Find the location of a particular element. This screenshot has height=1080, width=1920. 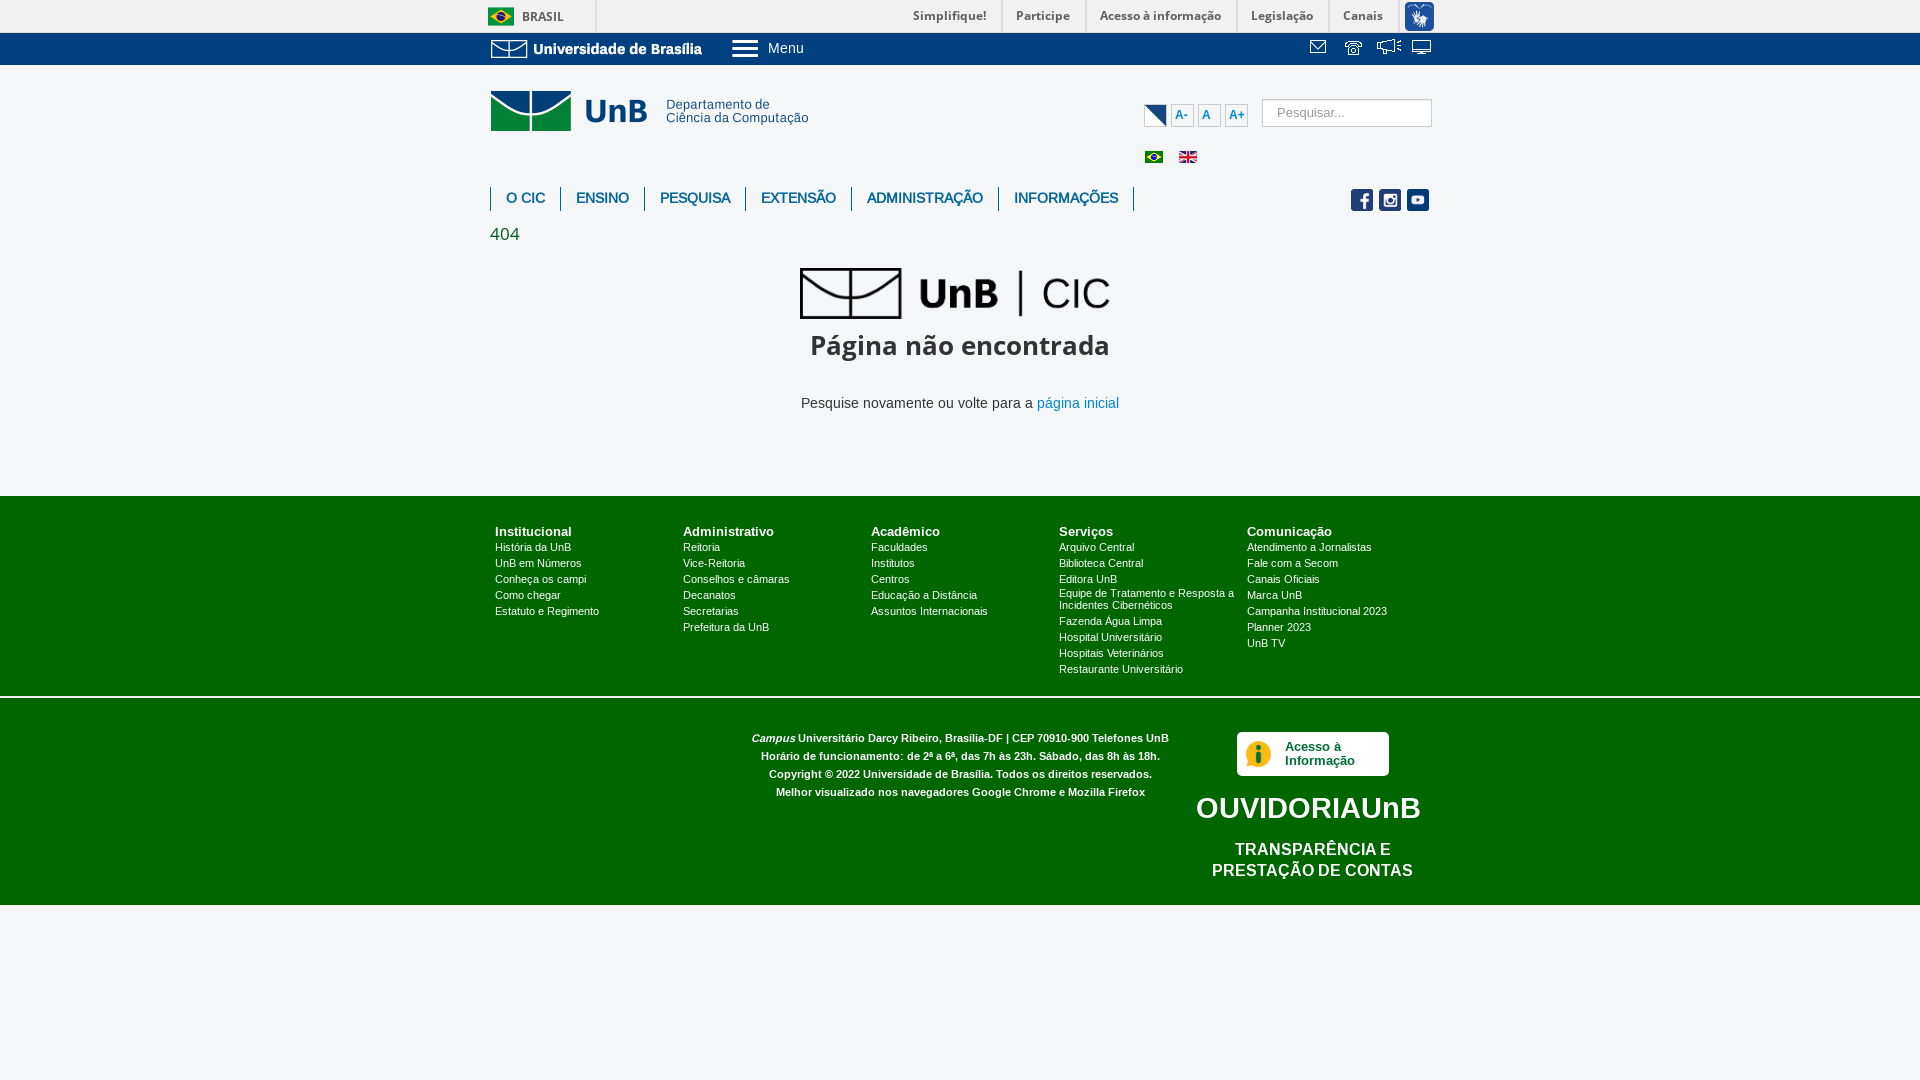

'Decanatos' is located at coordinates (709, 595).